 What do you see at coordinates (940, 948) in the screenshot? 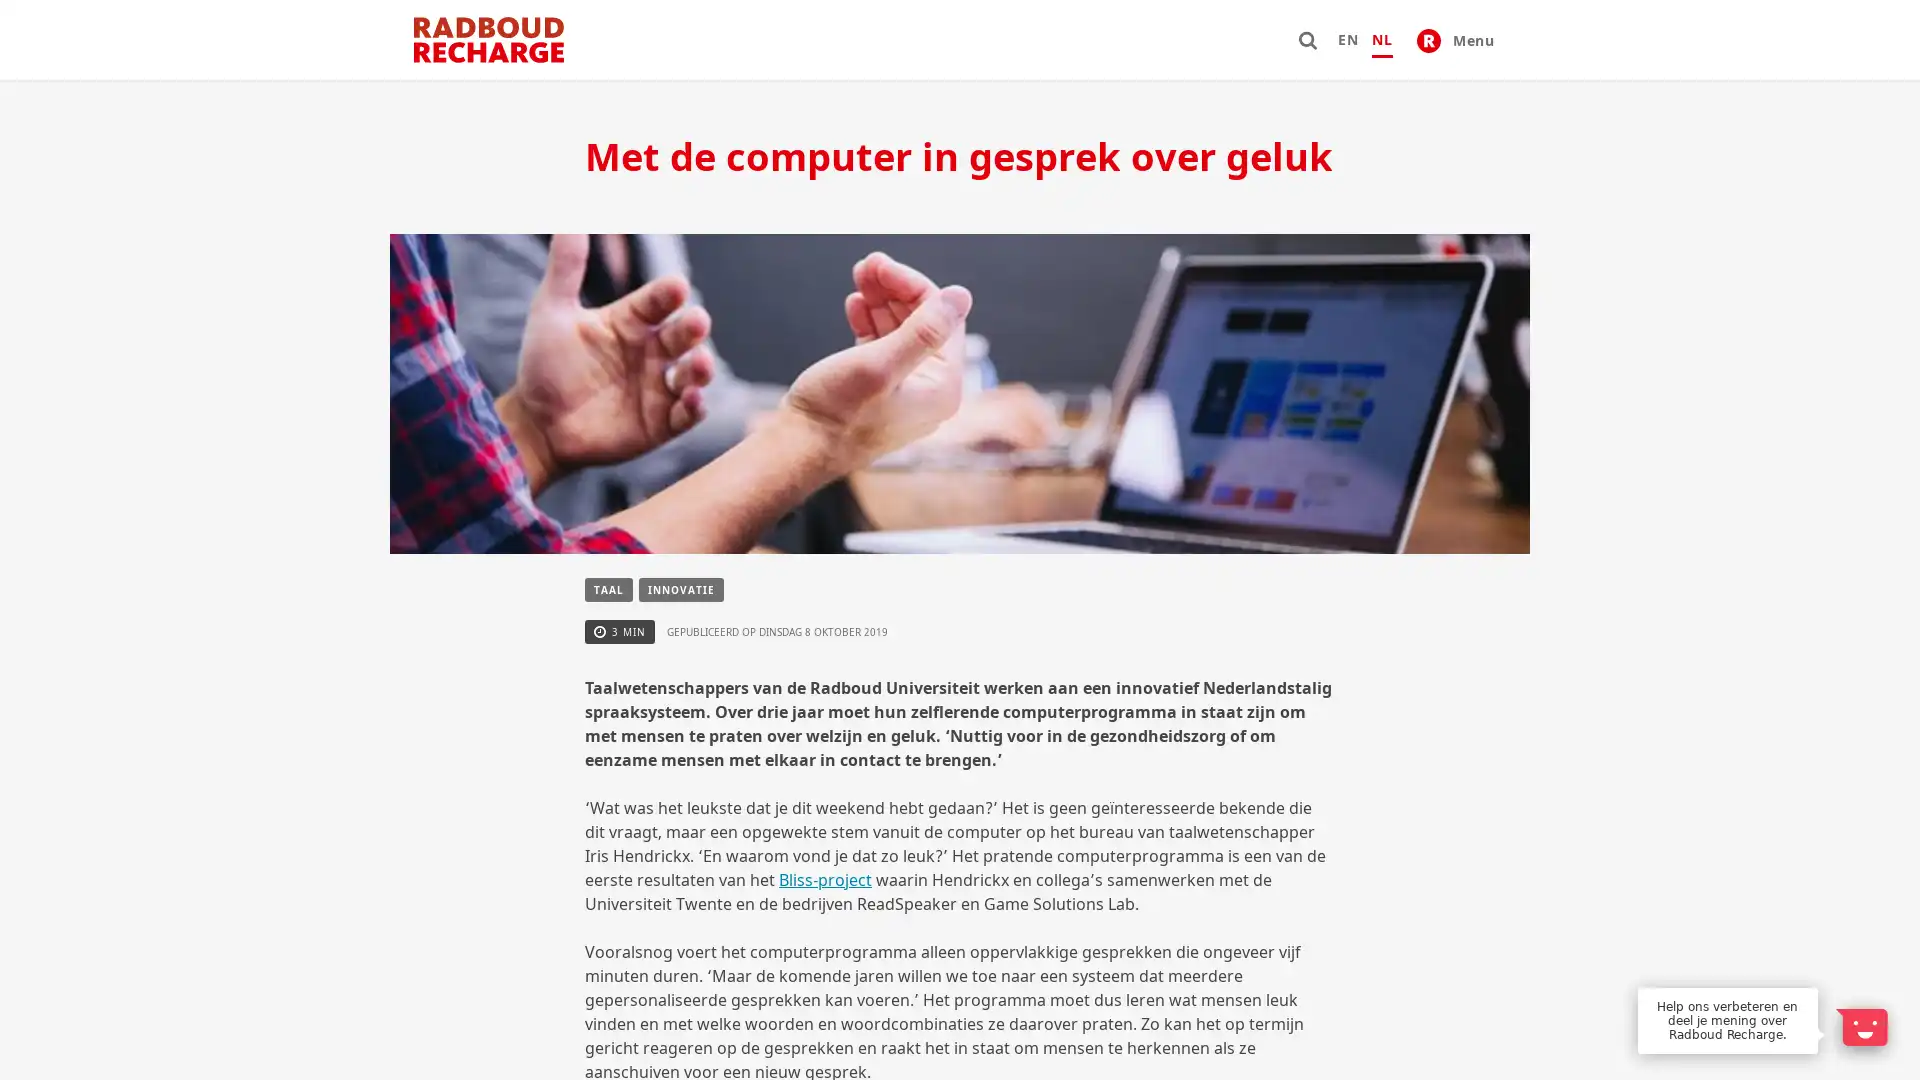
I see `TONEN EN OPSLAAN` at bounding box center [940, 948].